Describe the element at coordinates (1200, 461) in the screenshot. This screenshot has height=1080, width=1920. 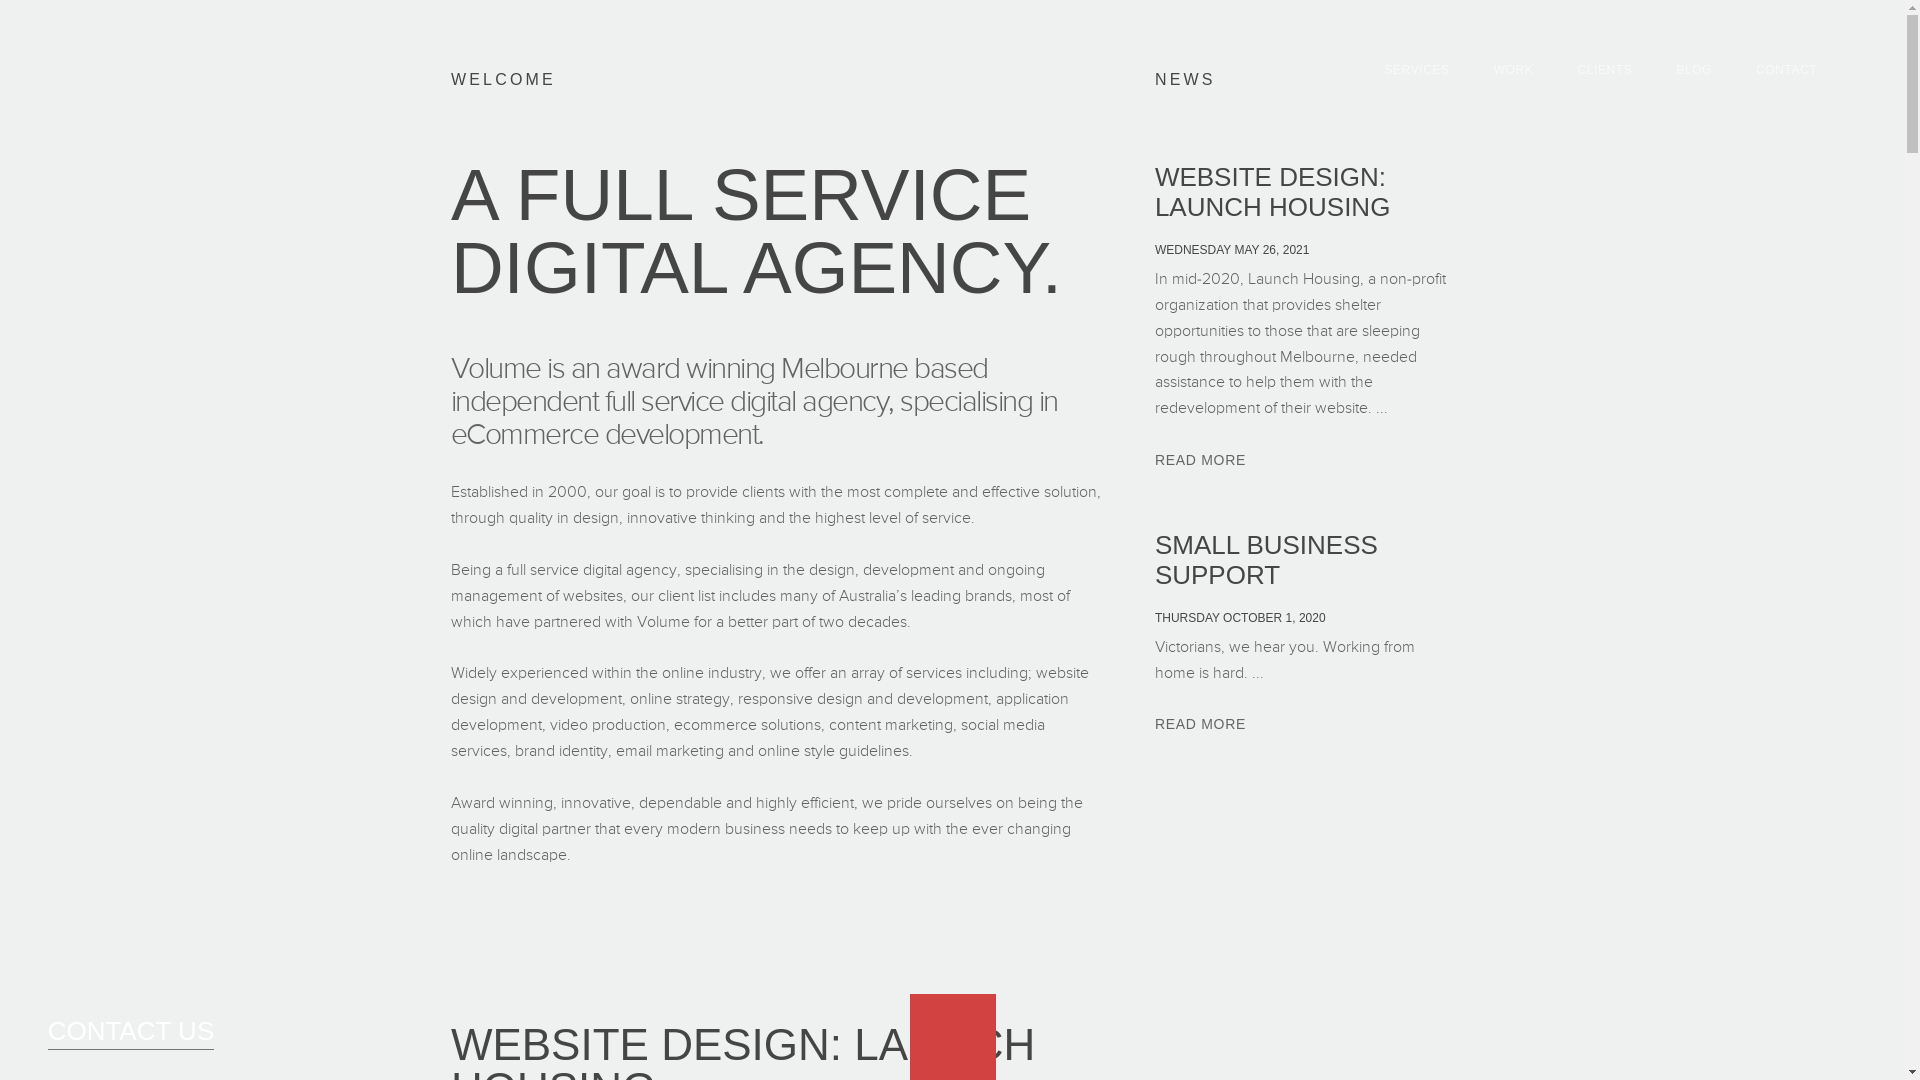
I see `'READ MORE'` at that location.